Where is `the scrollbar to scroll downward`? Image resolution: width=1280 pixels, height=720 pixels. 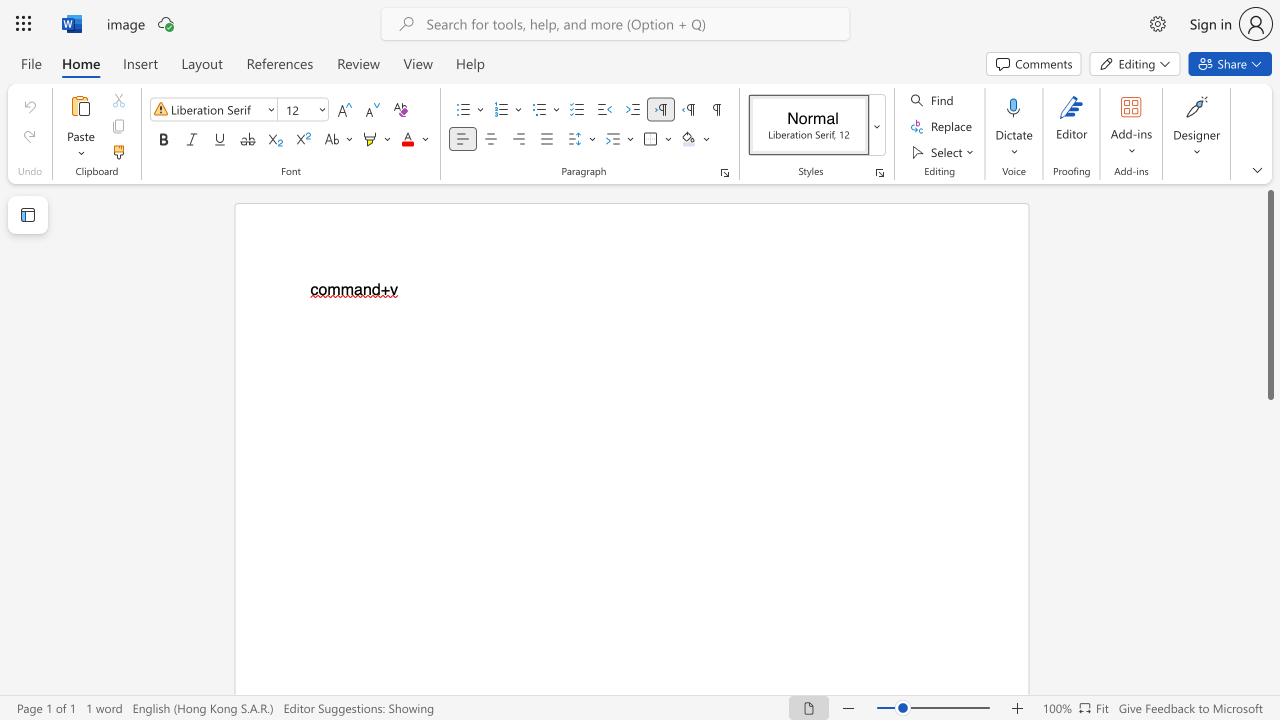 the scrollbar to scroll downward is located at coordinates (1269, 608).